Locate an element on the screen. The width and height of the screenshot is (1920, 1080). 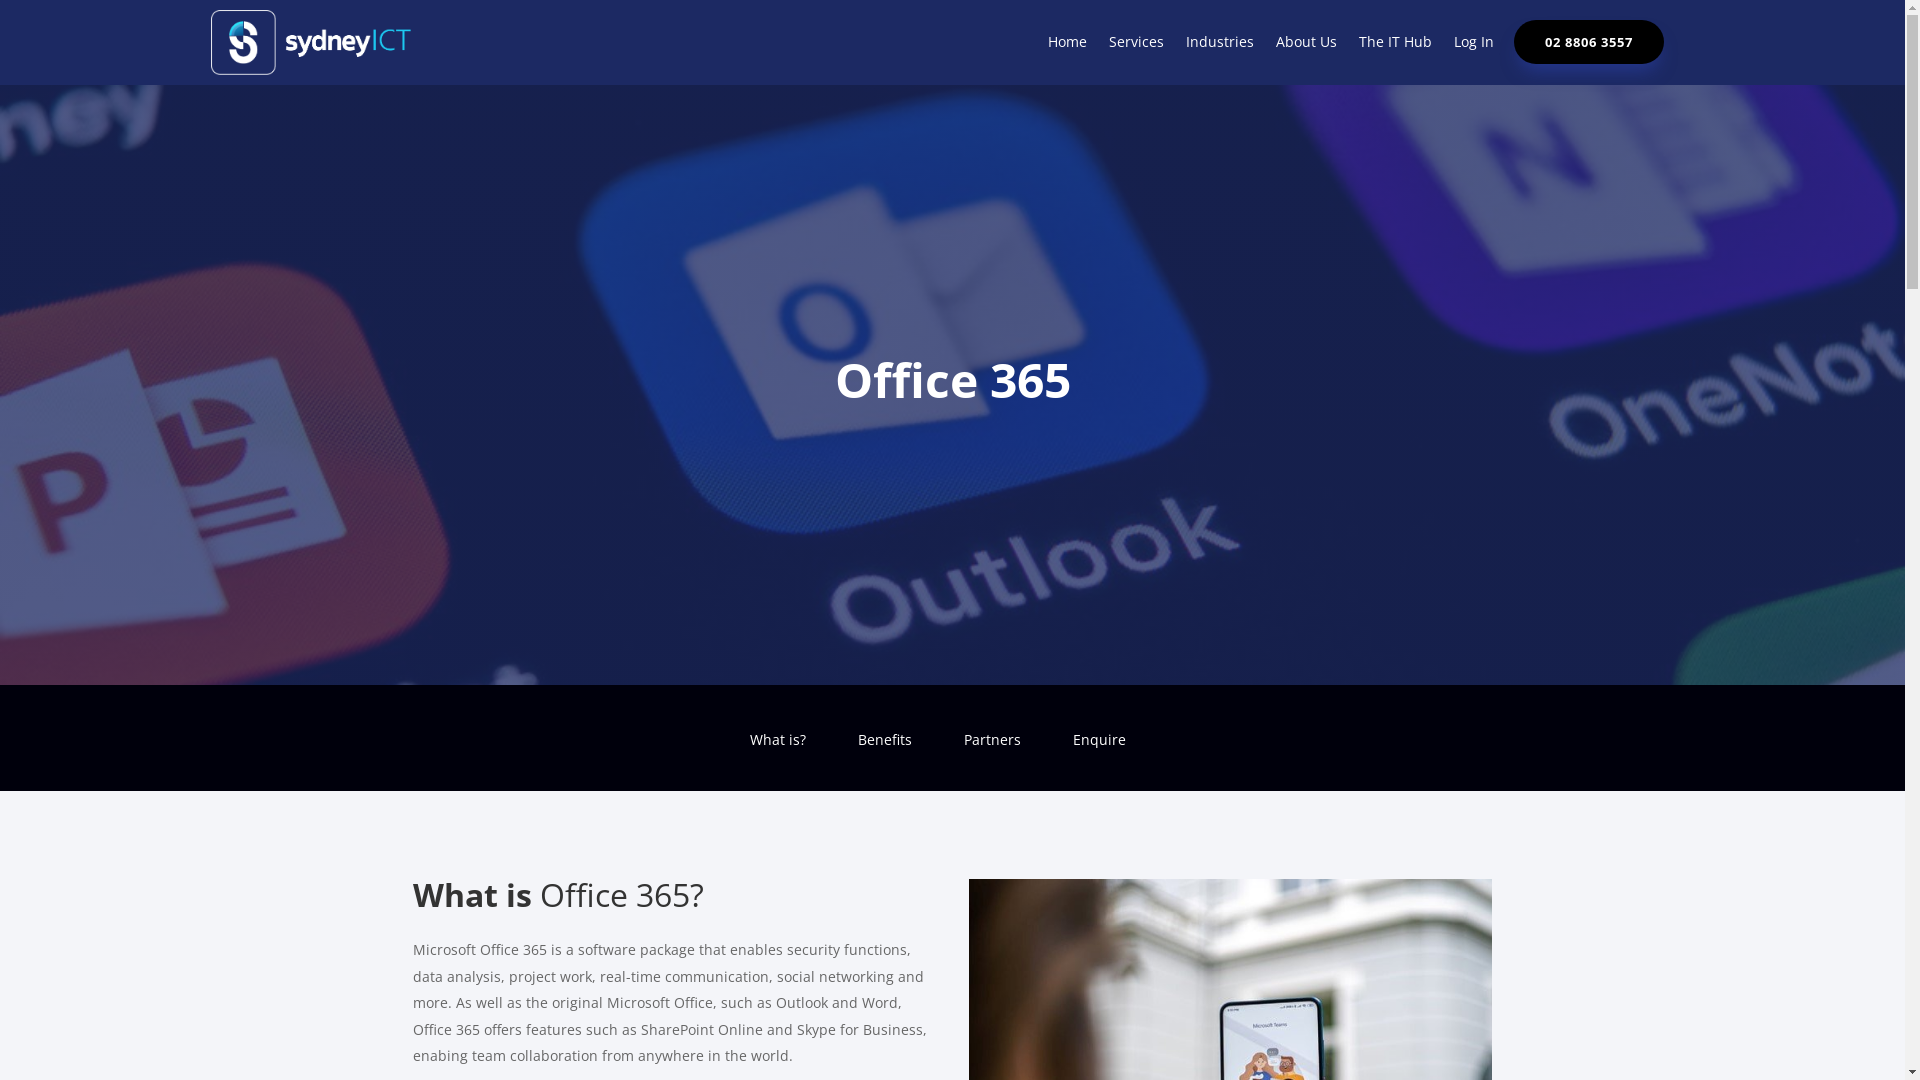
'Industries' is located at coordinates (1218, 45).